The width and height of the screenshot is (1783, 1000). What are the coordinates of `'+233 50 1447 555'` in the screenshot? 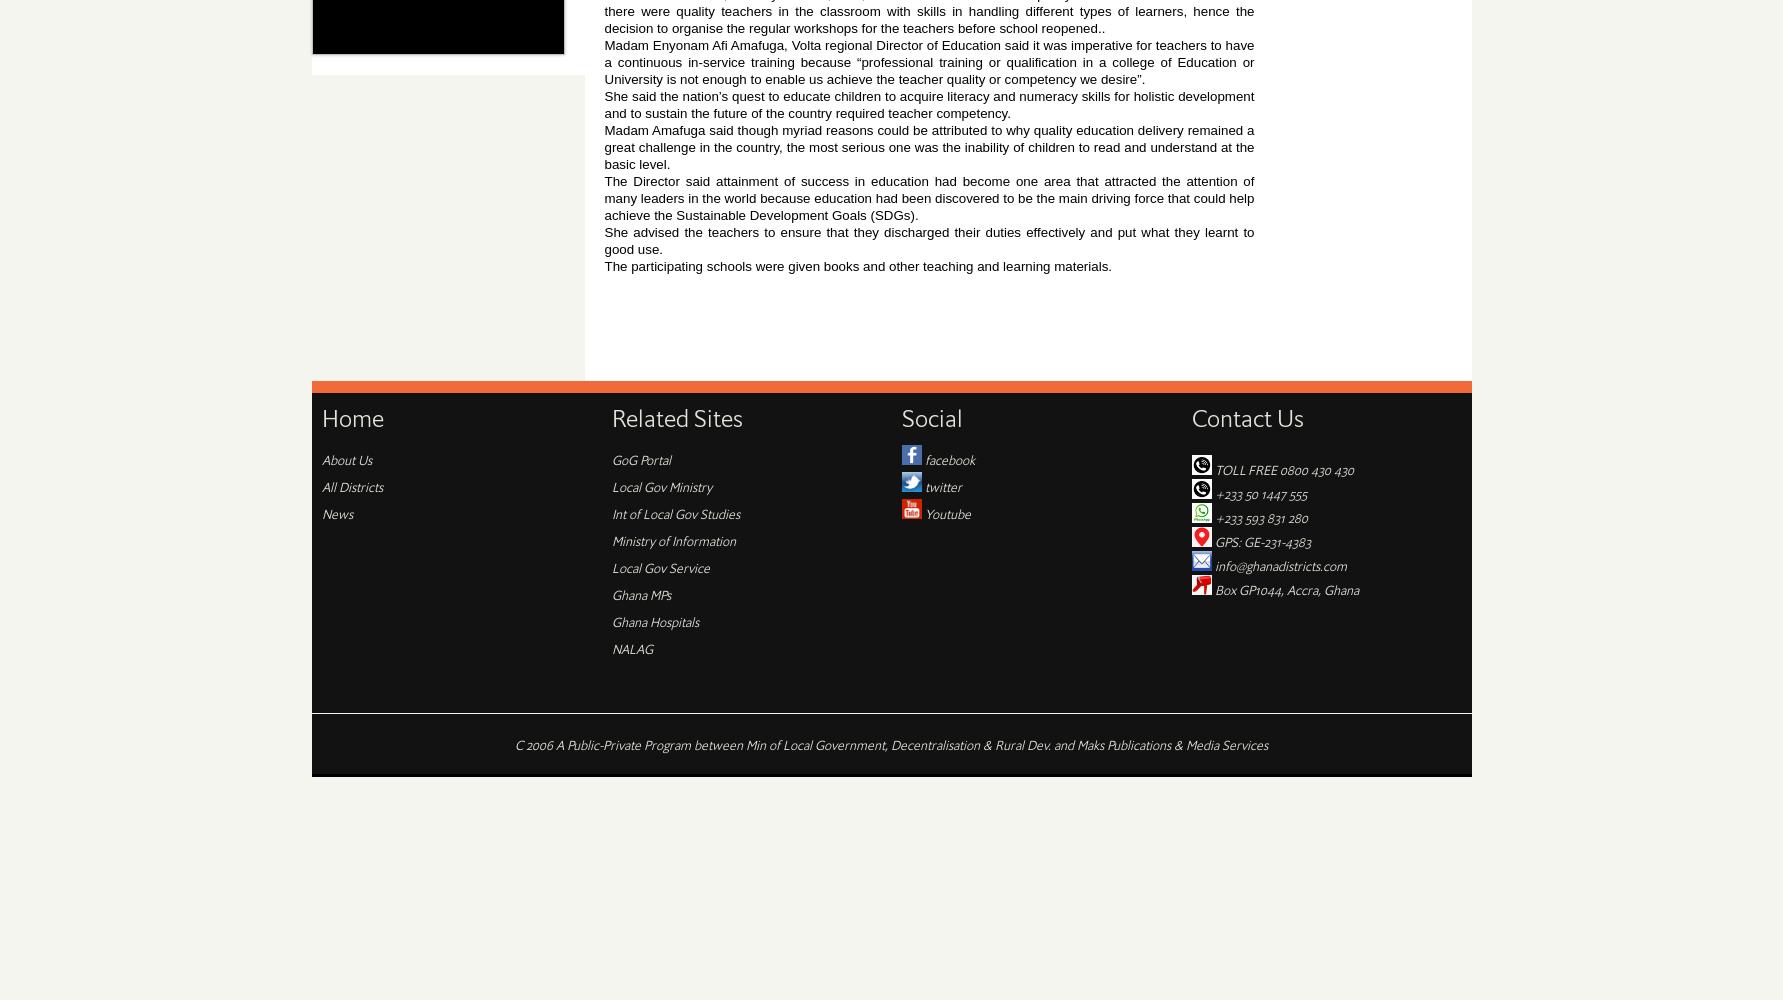 It's located at (1211, 492).